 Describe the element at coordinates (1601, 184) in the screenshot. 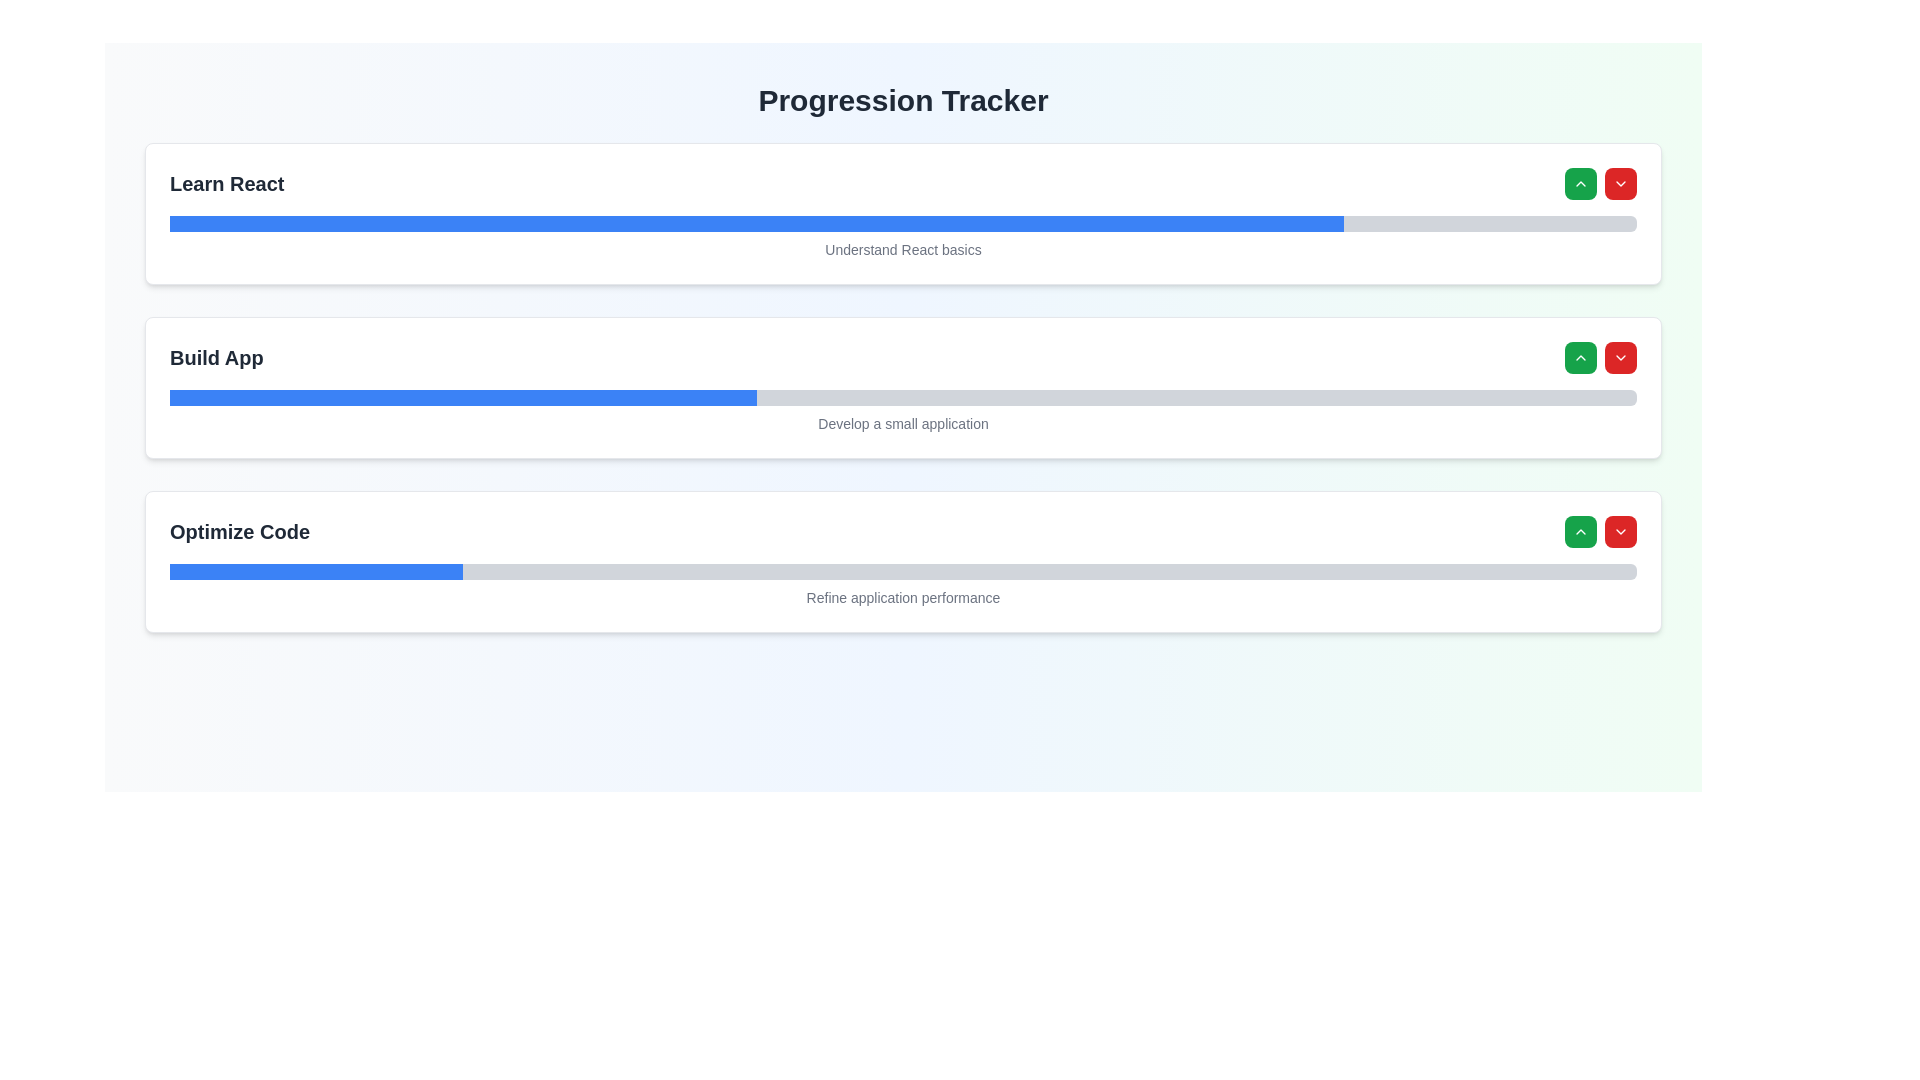

I see `the green button located in the top-right corner of the 'Learn React' section, next to the blue progress bar` at that location.